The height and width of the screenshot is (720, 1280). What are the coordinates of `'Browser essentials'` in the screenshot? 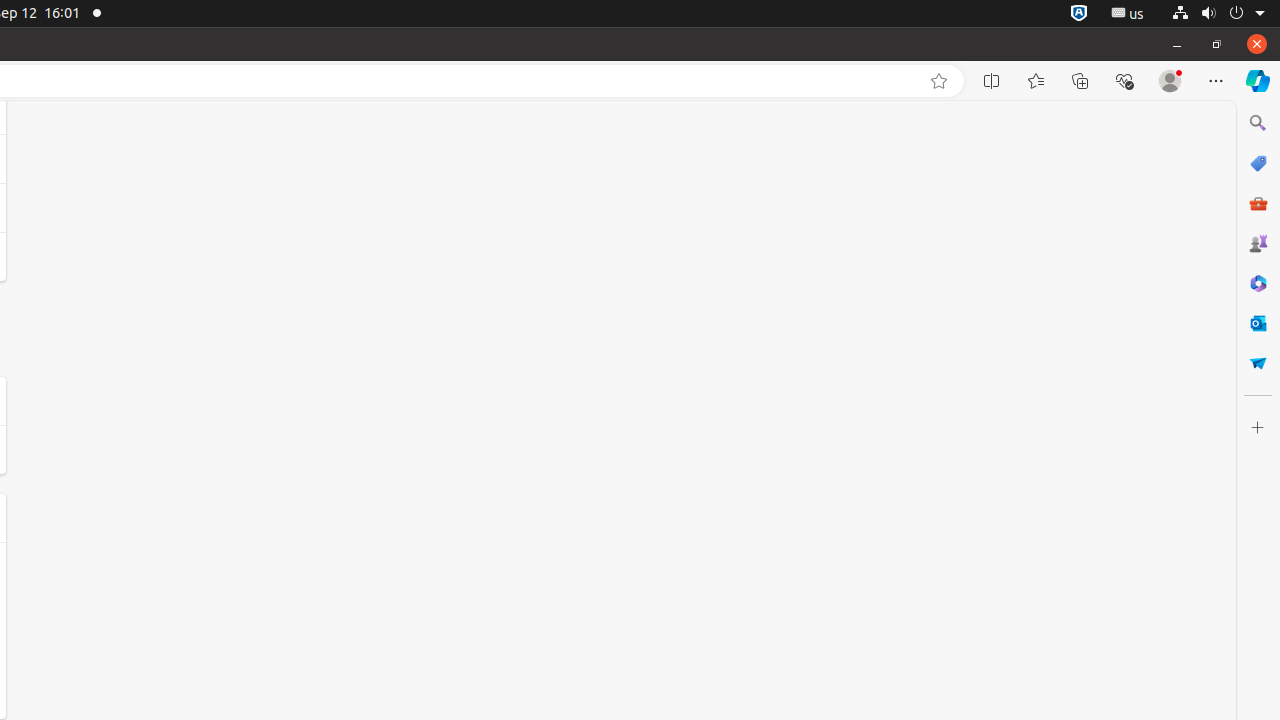 It's located at (1123, 80).